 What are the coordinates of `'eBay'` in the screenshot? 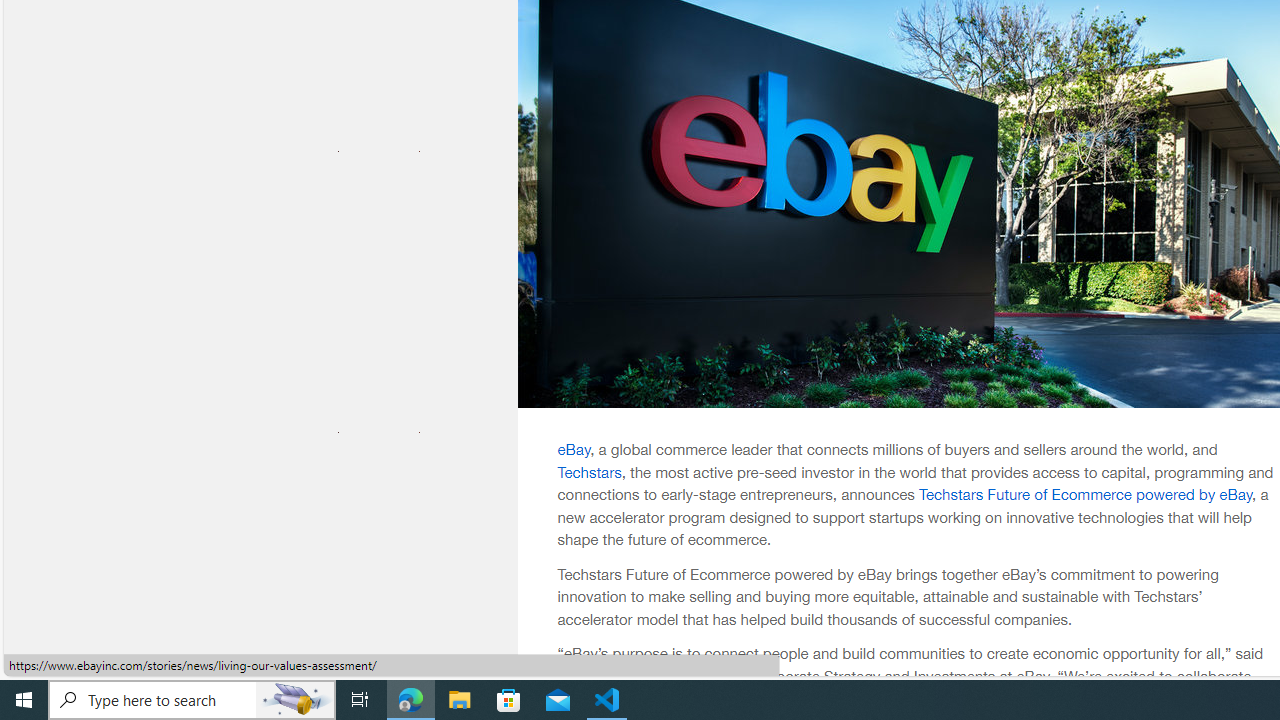 It's located at (573, 448).